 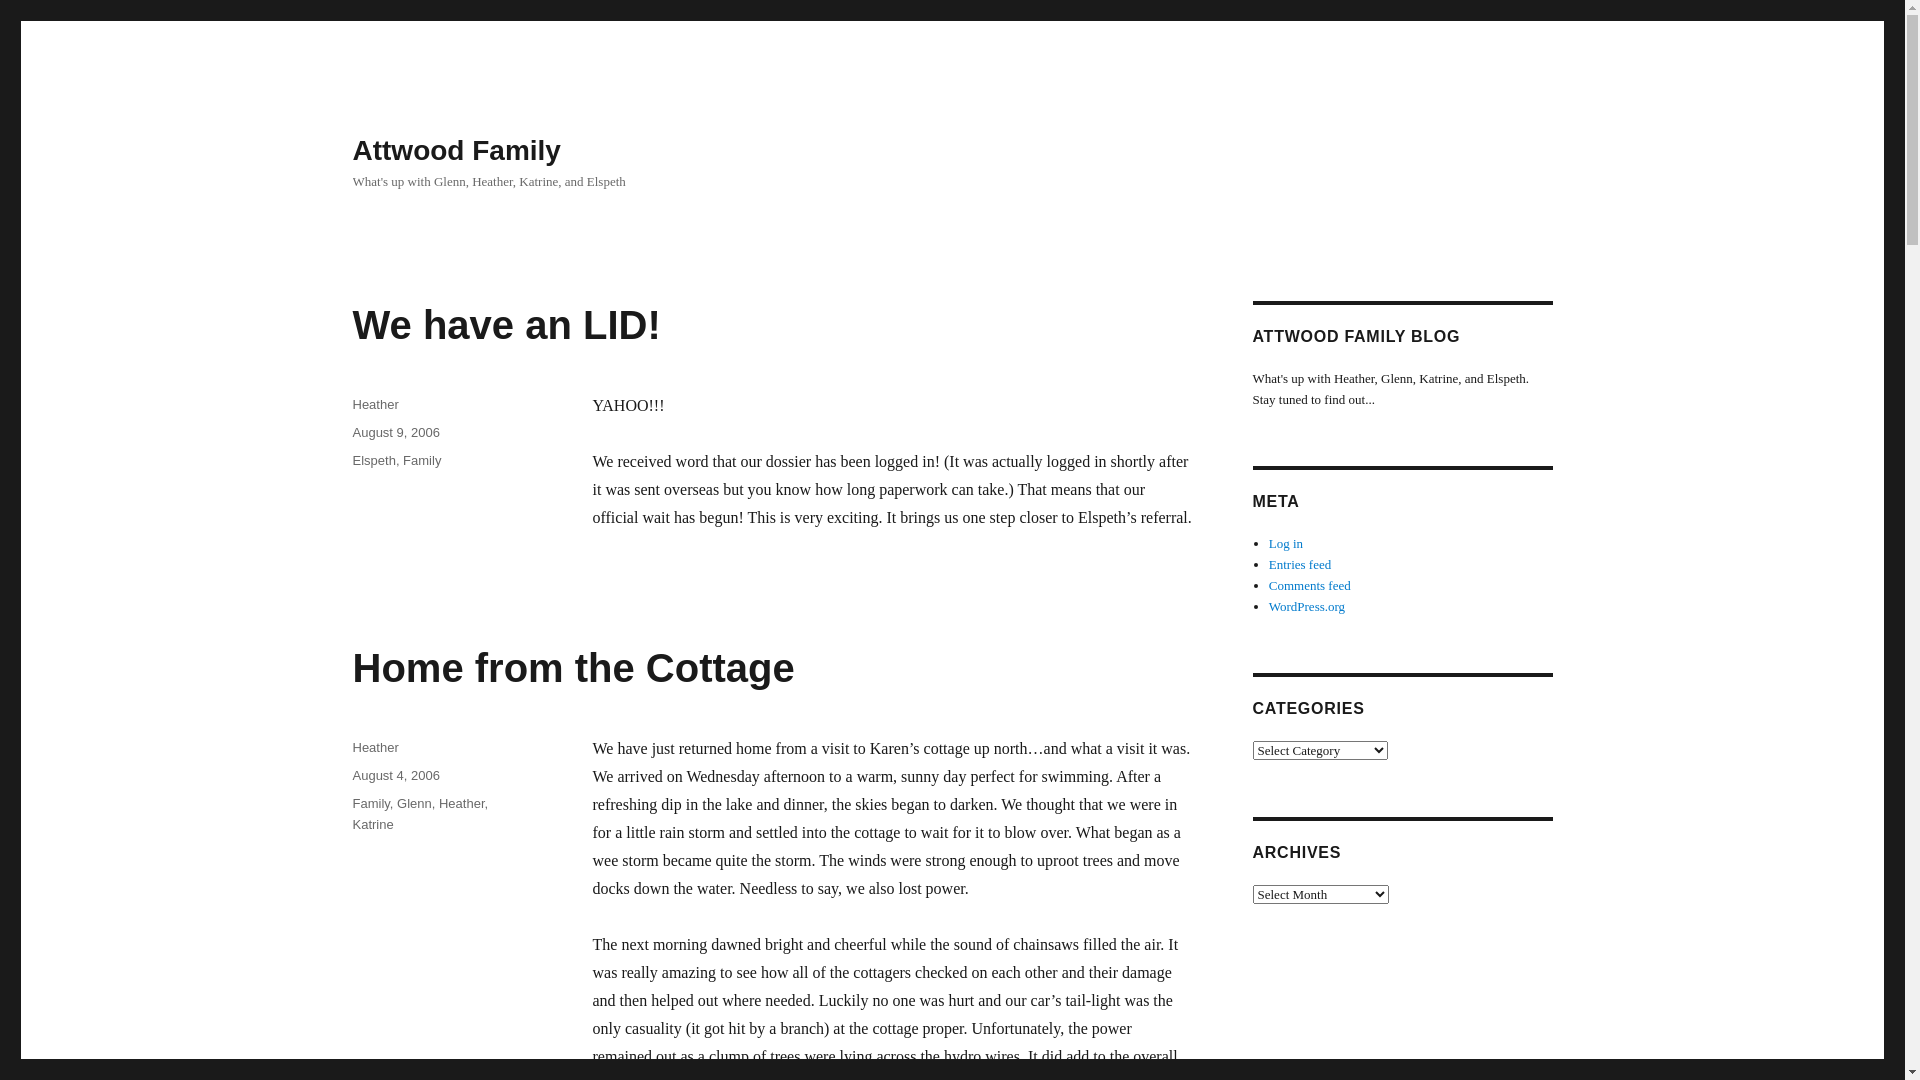 What do you see at coordinates (370, 802) in the screenshot?
I see `'Family'` at bounding box center [370, 802].